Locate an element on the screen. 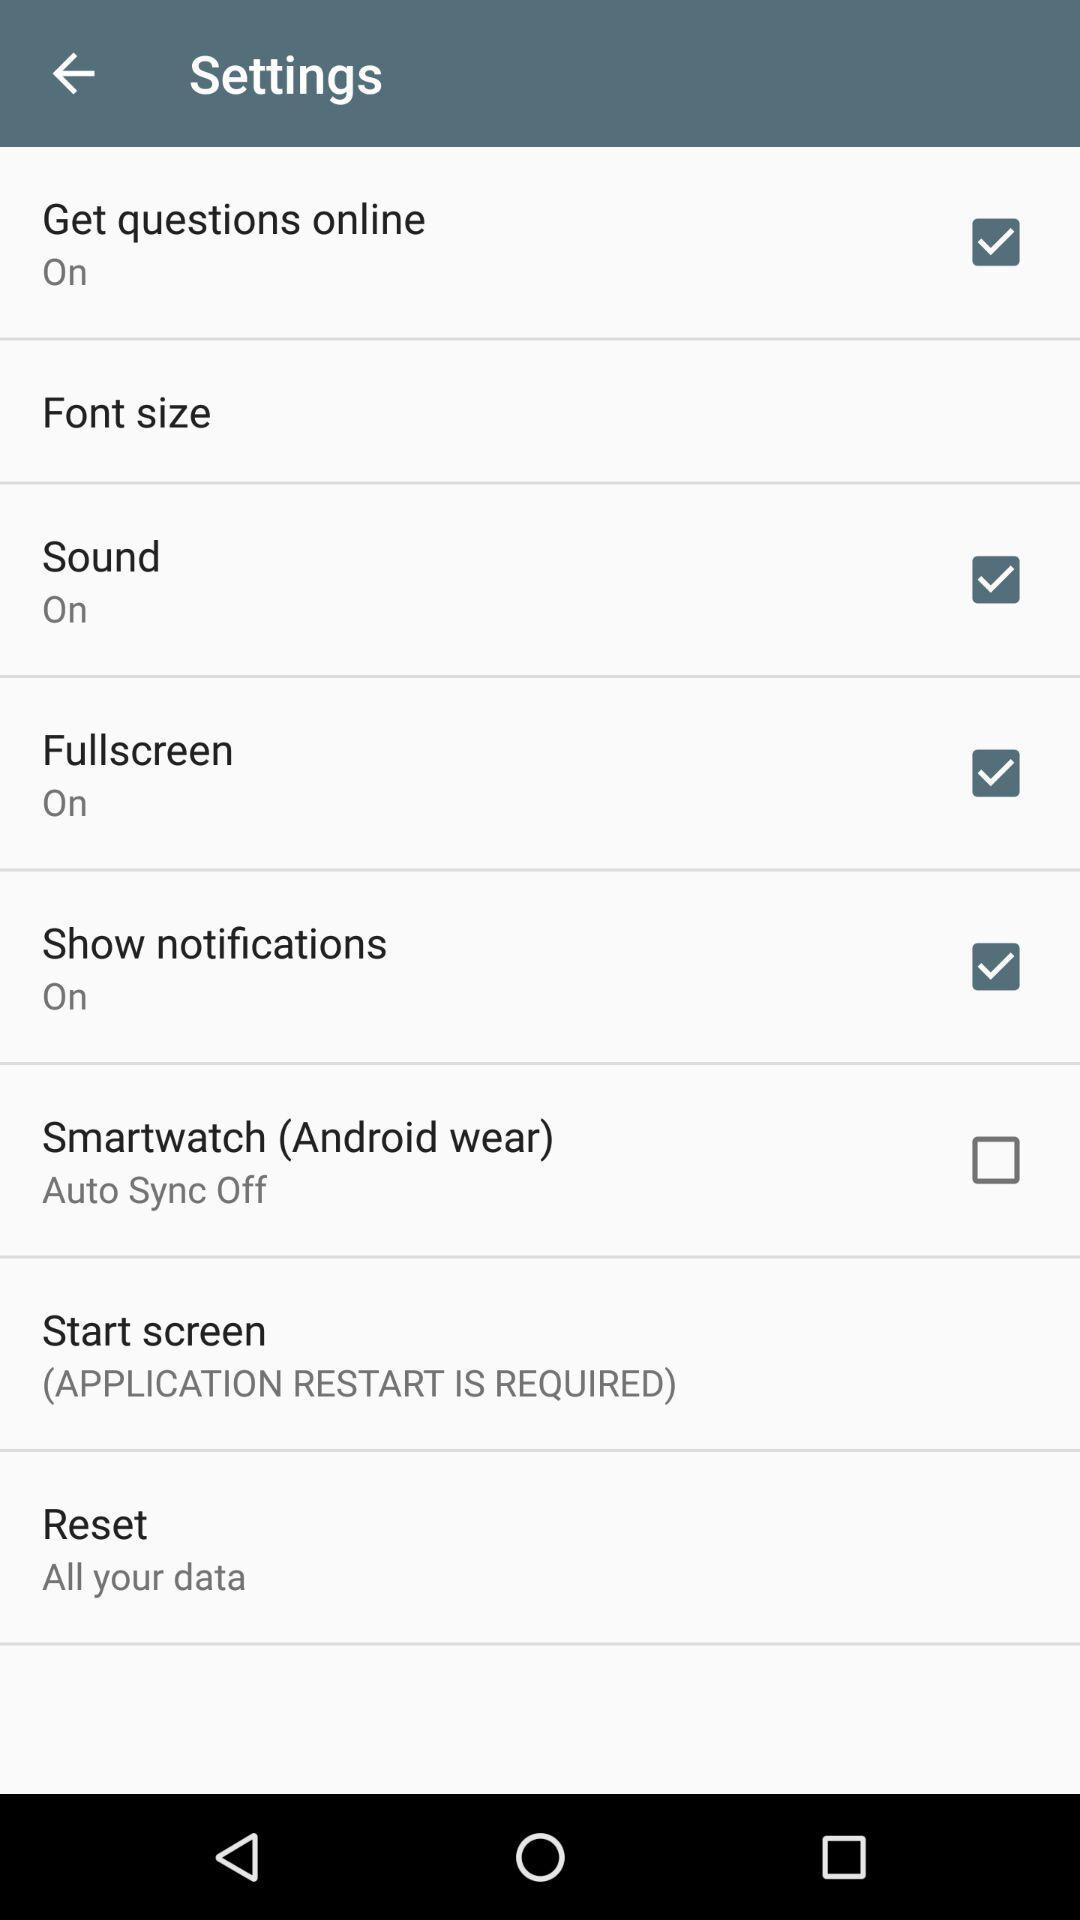 The height and width of the screenshot is (1920, 1080). application restart is icon is located at coordinates (358, 1381).